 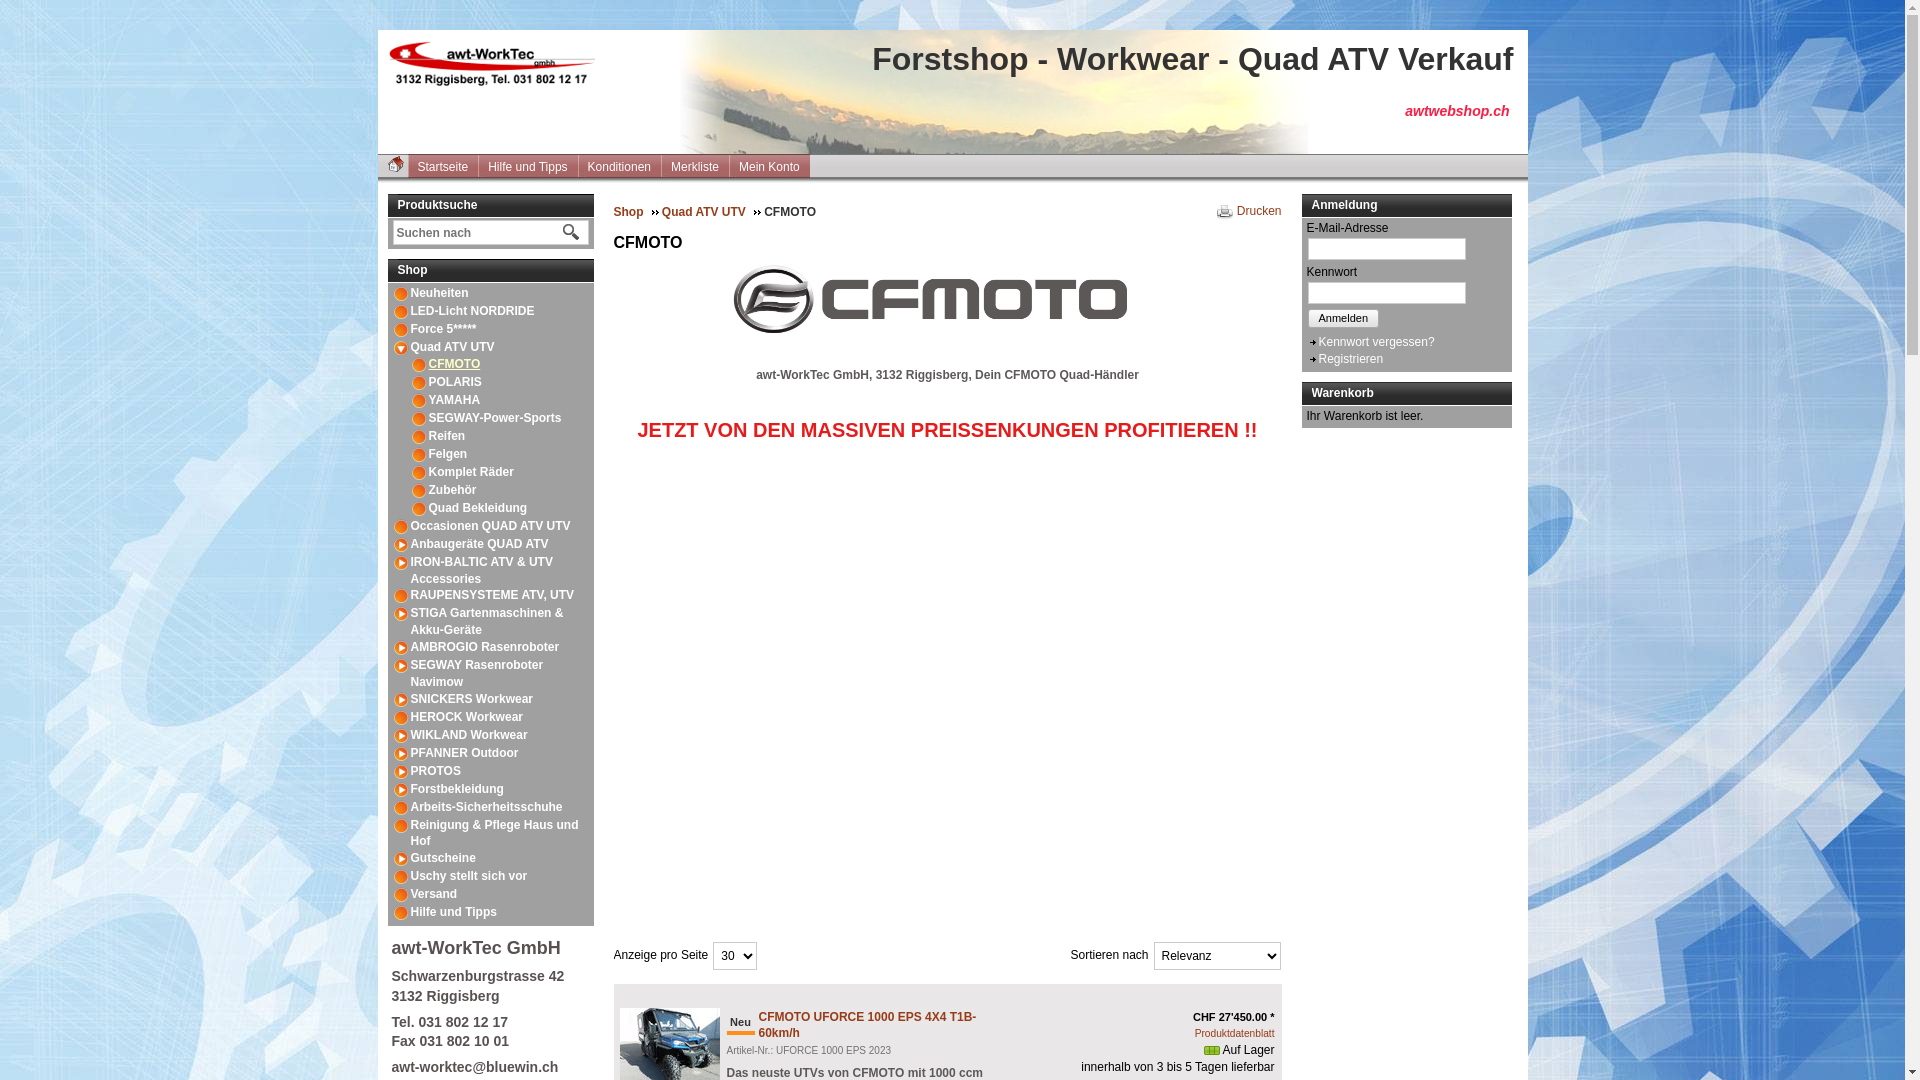 I want to click on 'Kennwort vergessen?', so click(x=1368, y=341).